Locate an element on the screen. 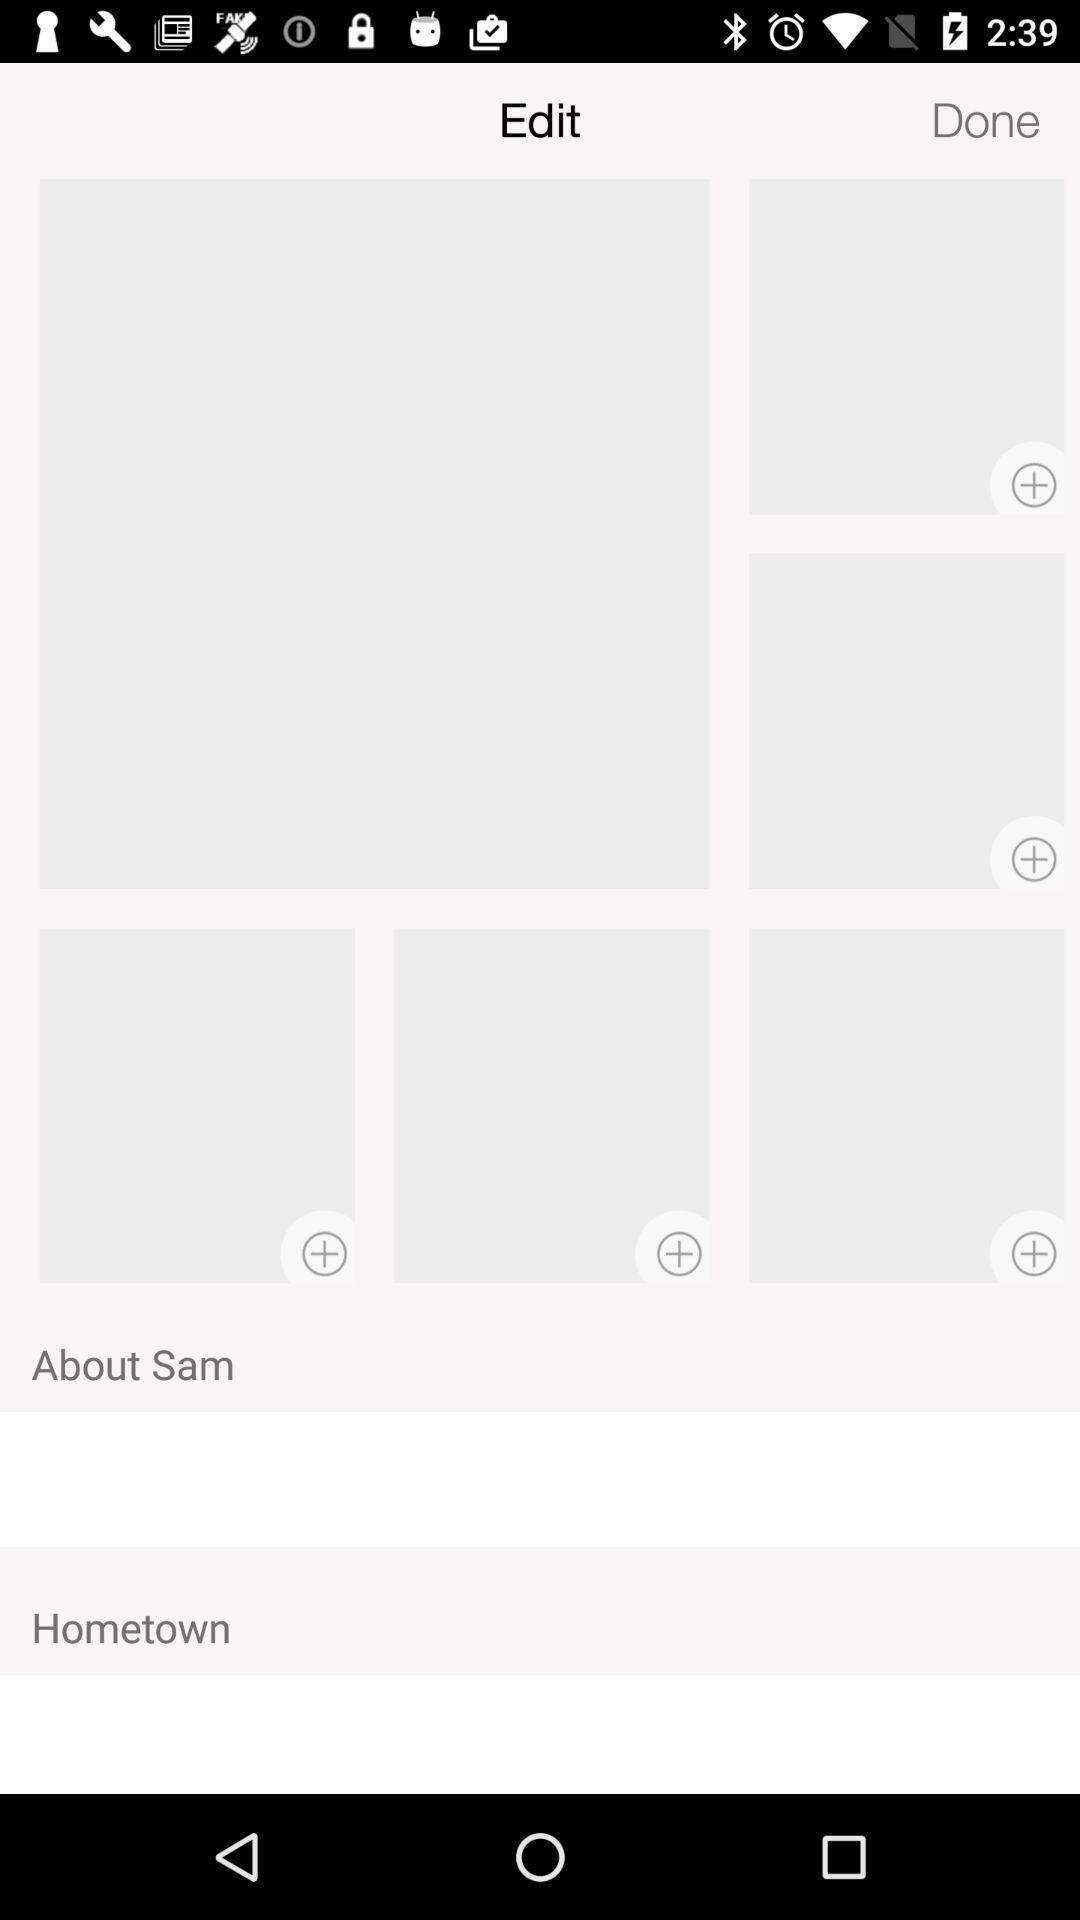 The image size is (1080, 1920). the add icon is located at coordinates (316, 1245).